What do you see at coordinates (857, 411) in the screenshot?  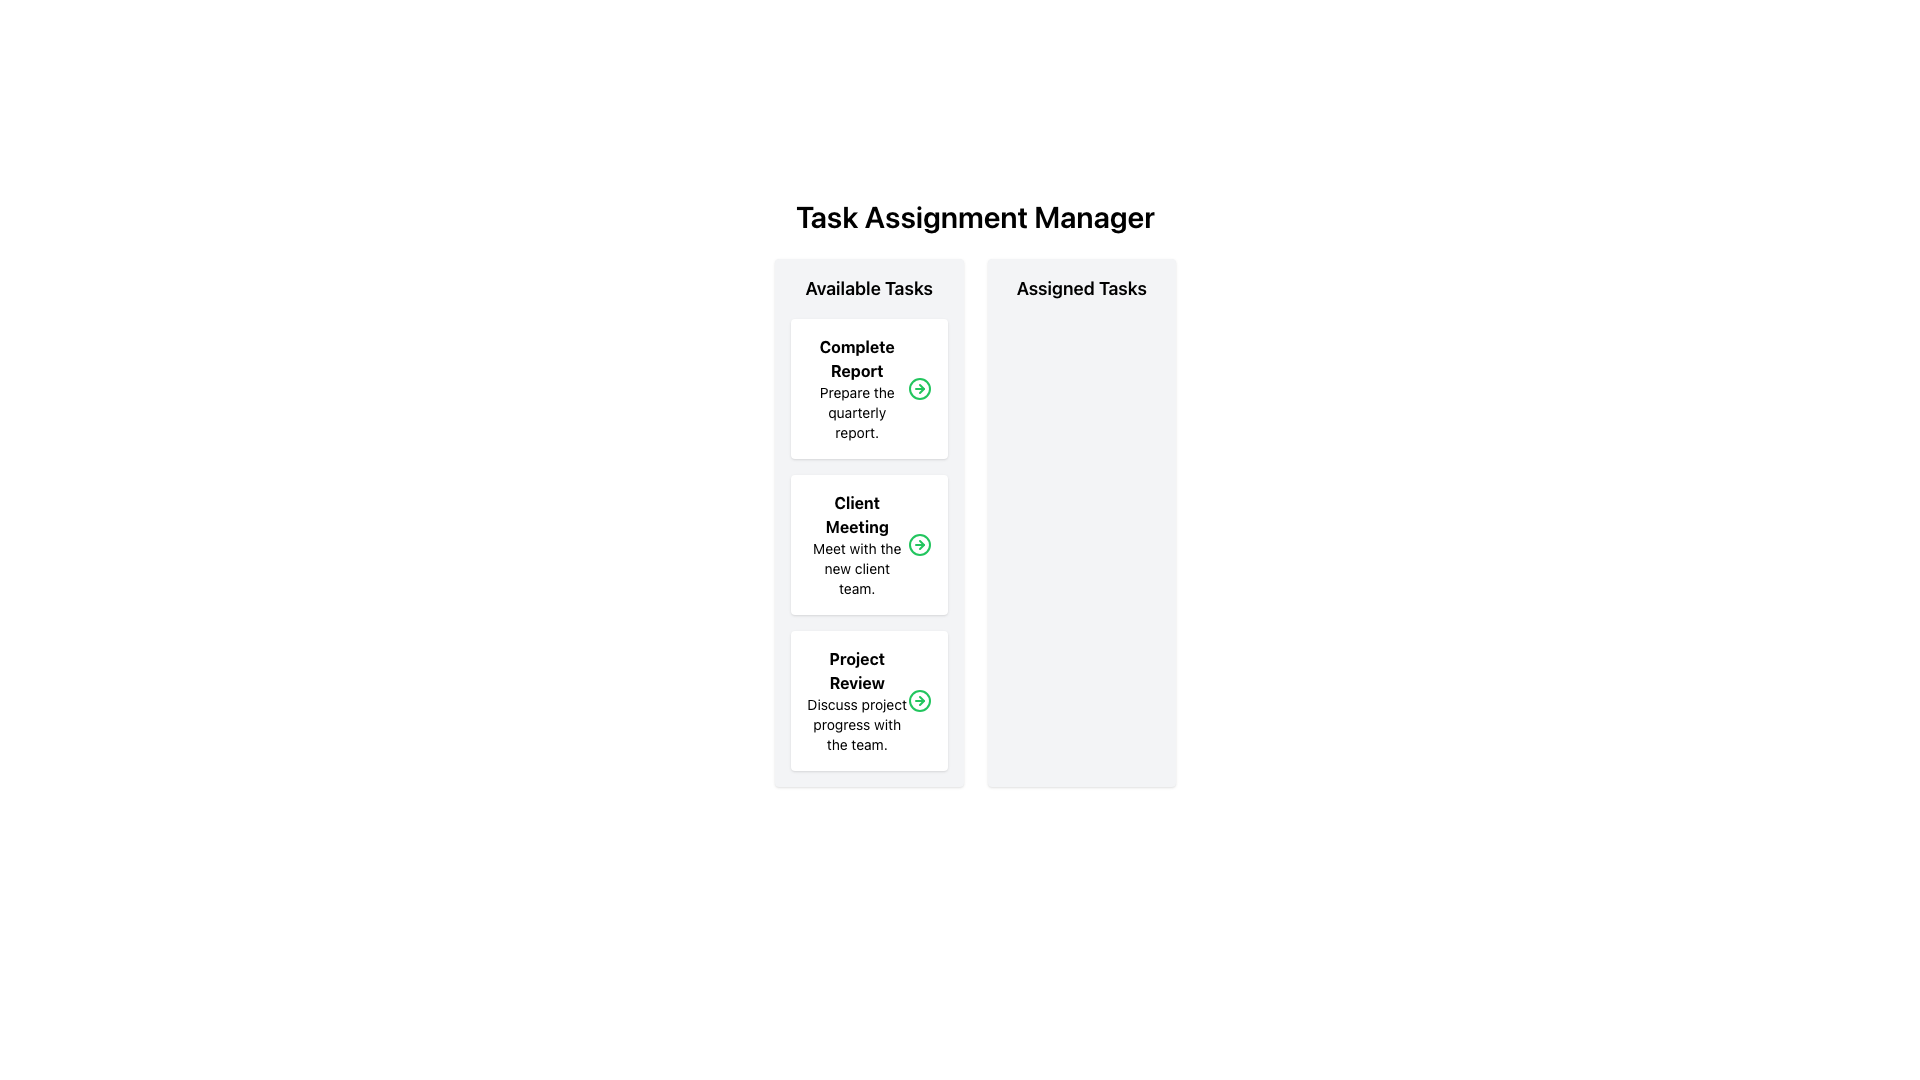 I see `the detailed description text label that provides information about the 'Complete Report' task, located below the 'Complete Report' header in the 'Available Tasks' column` at bounding box center [857, 411].